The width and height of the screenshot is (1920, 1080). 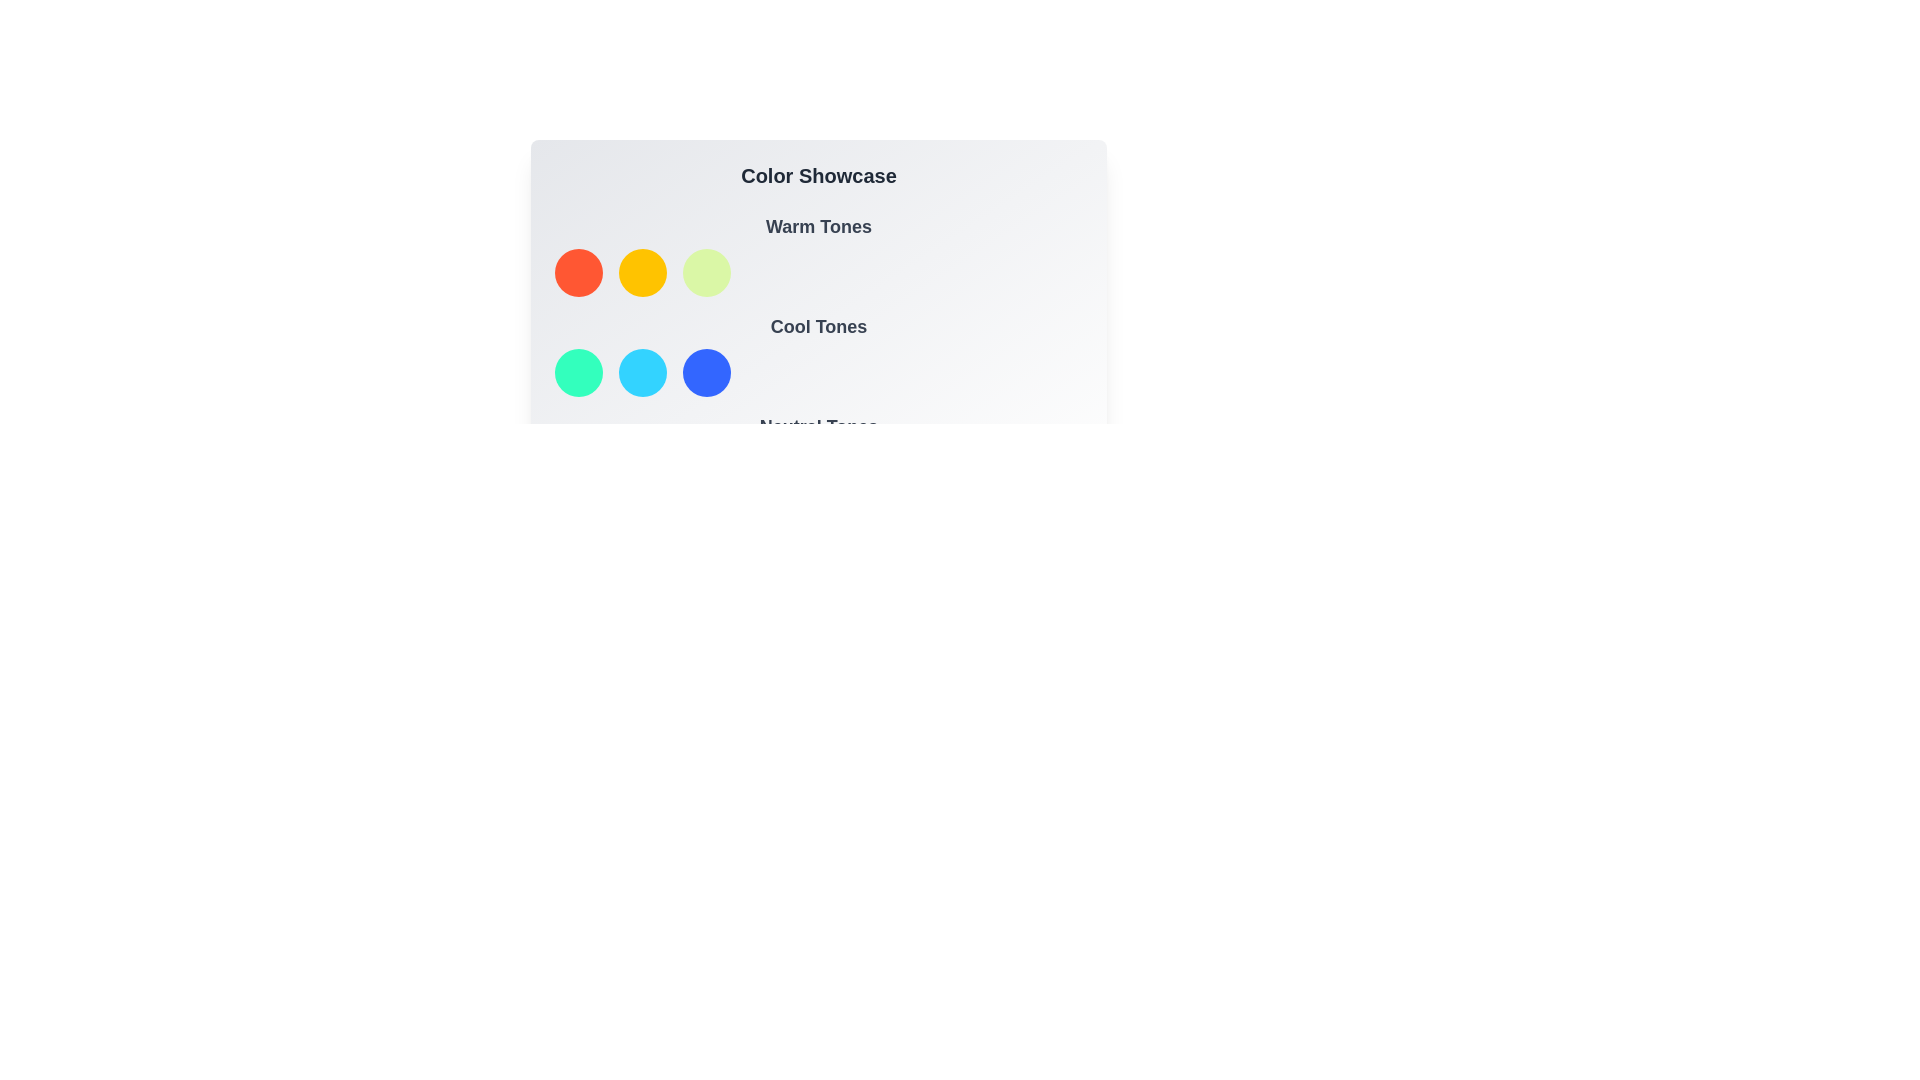 I want to click on the third circular color indicator in the 'Cool Tones' section, which is a solid blue color with a smooth border, so click(x=706, y=373).